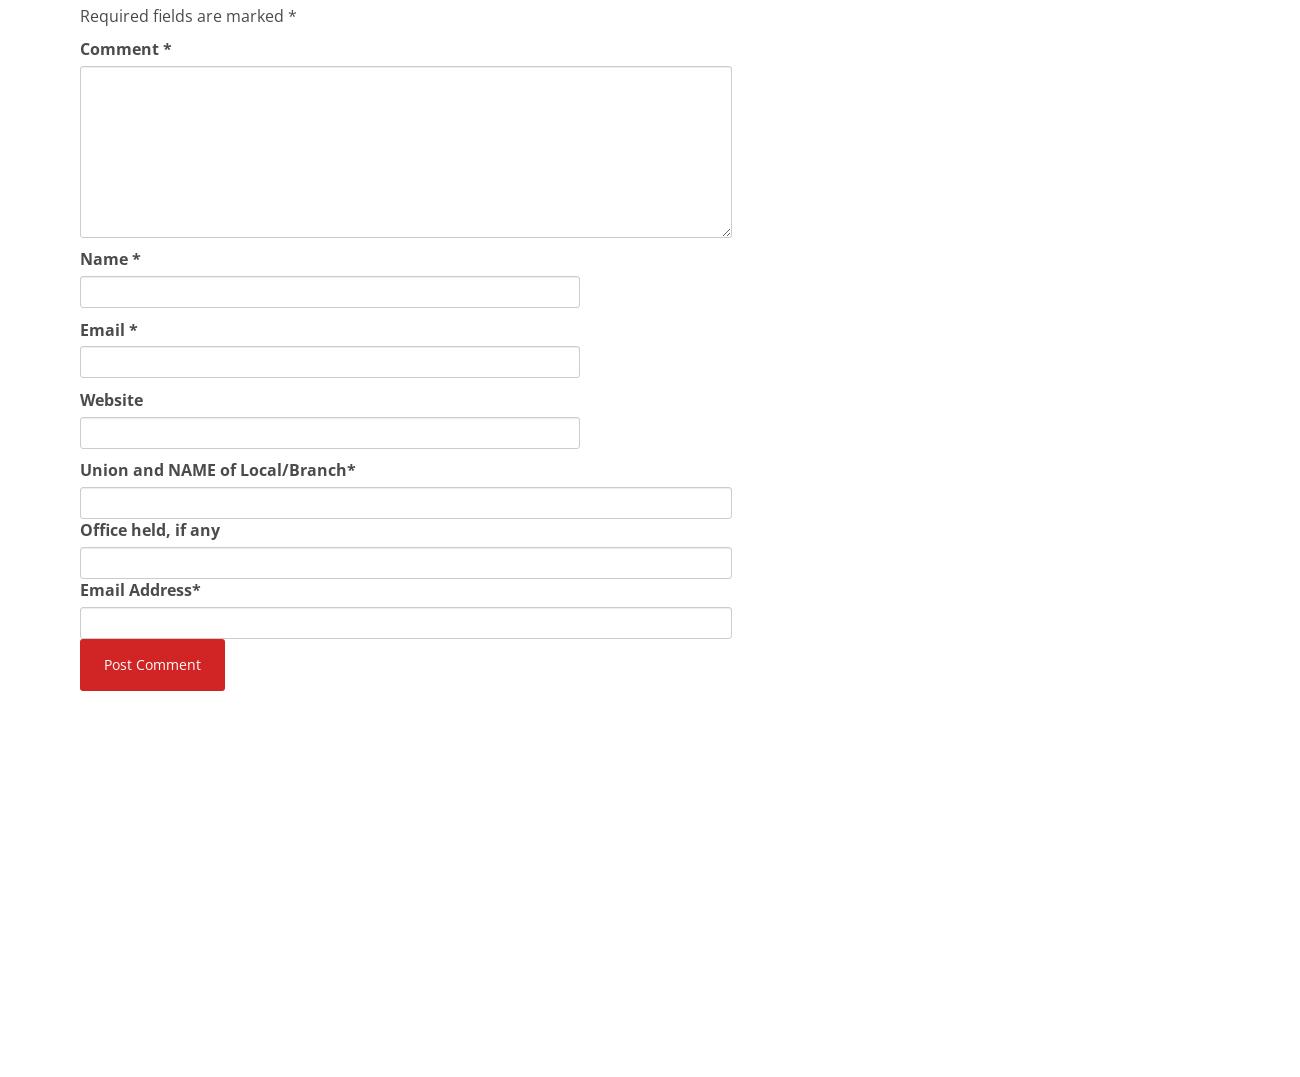 The height and width of the screenshot is (1077, 1300). What do you see at coordinates (79, 48) in the screenshot?
I see `'Comment'` at bounding box center [79, 48].